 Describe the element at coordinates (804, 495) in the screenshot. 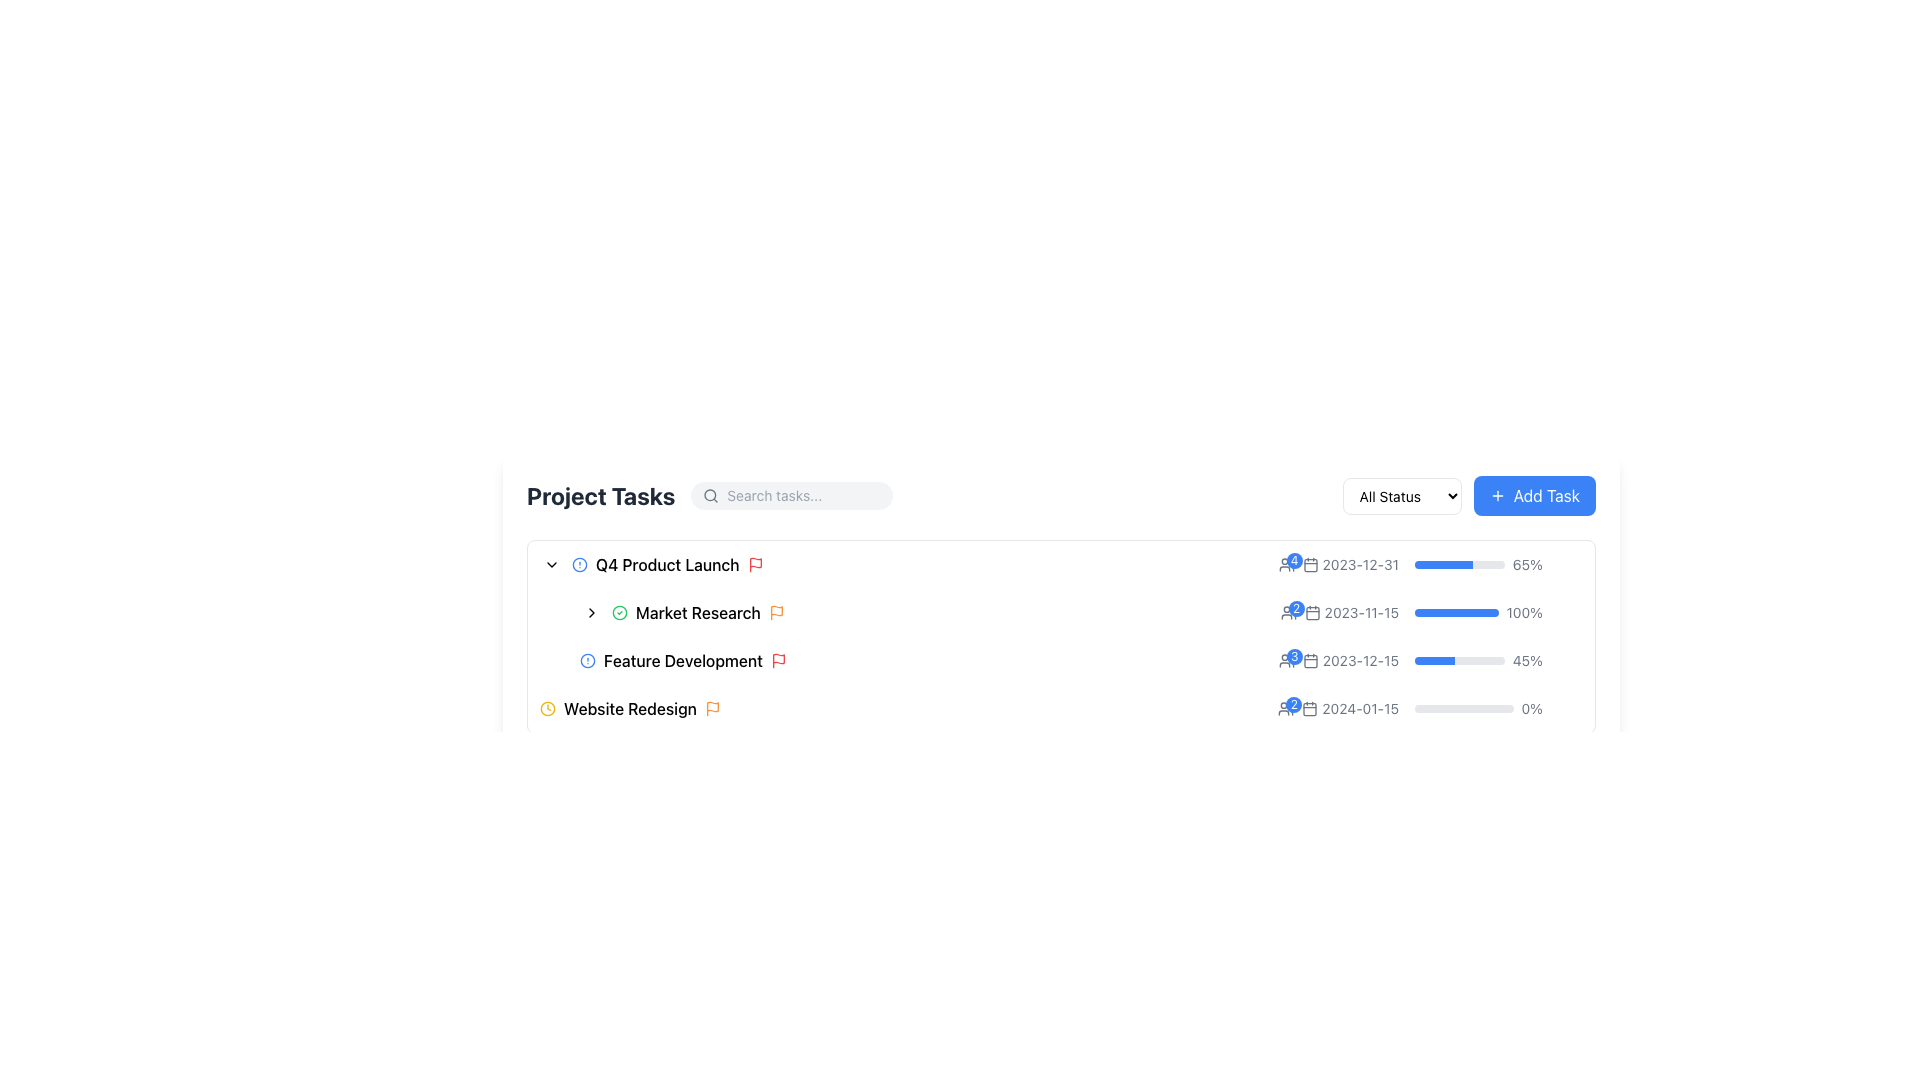

I see `the text input field used for searching tasks, located to the right of the 'Project Tasks' label and within the search bar component` at that location.